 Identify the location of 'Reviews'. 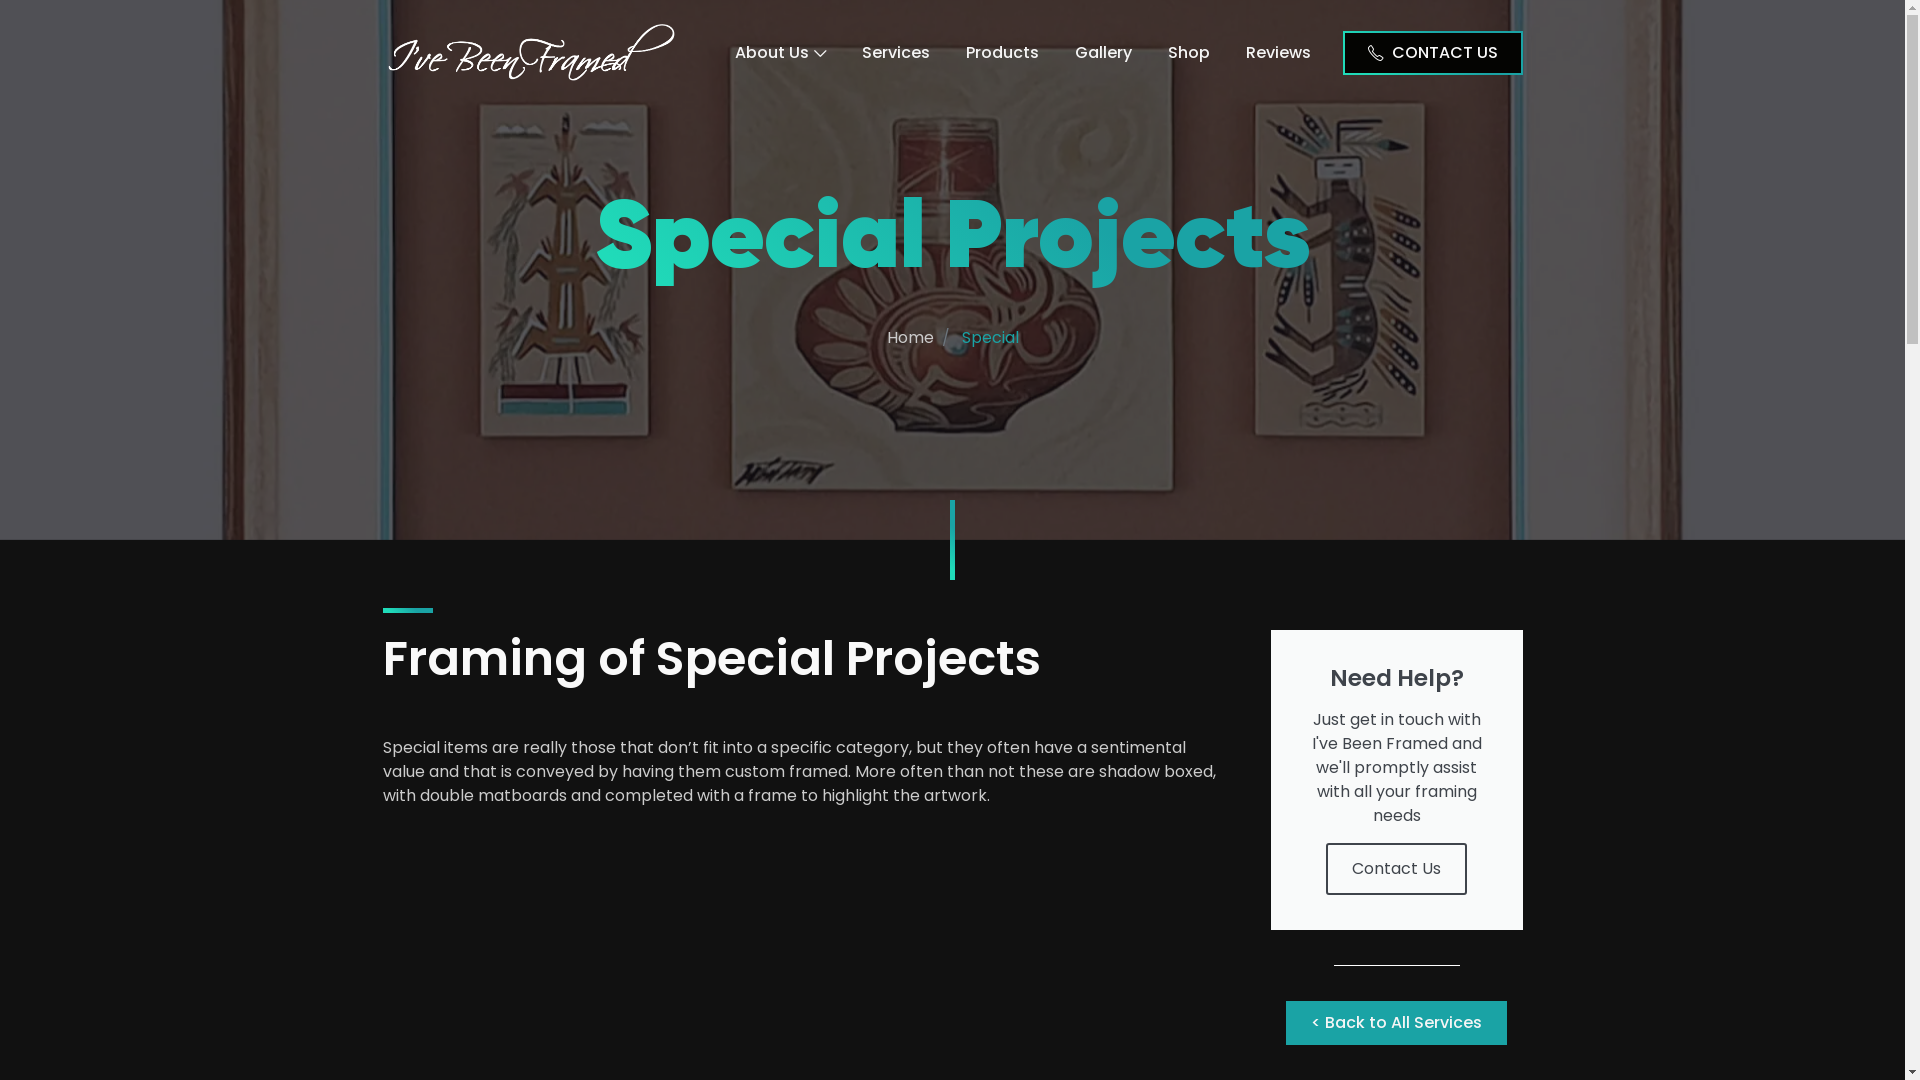
(1228, 50).